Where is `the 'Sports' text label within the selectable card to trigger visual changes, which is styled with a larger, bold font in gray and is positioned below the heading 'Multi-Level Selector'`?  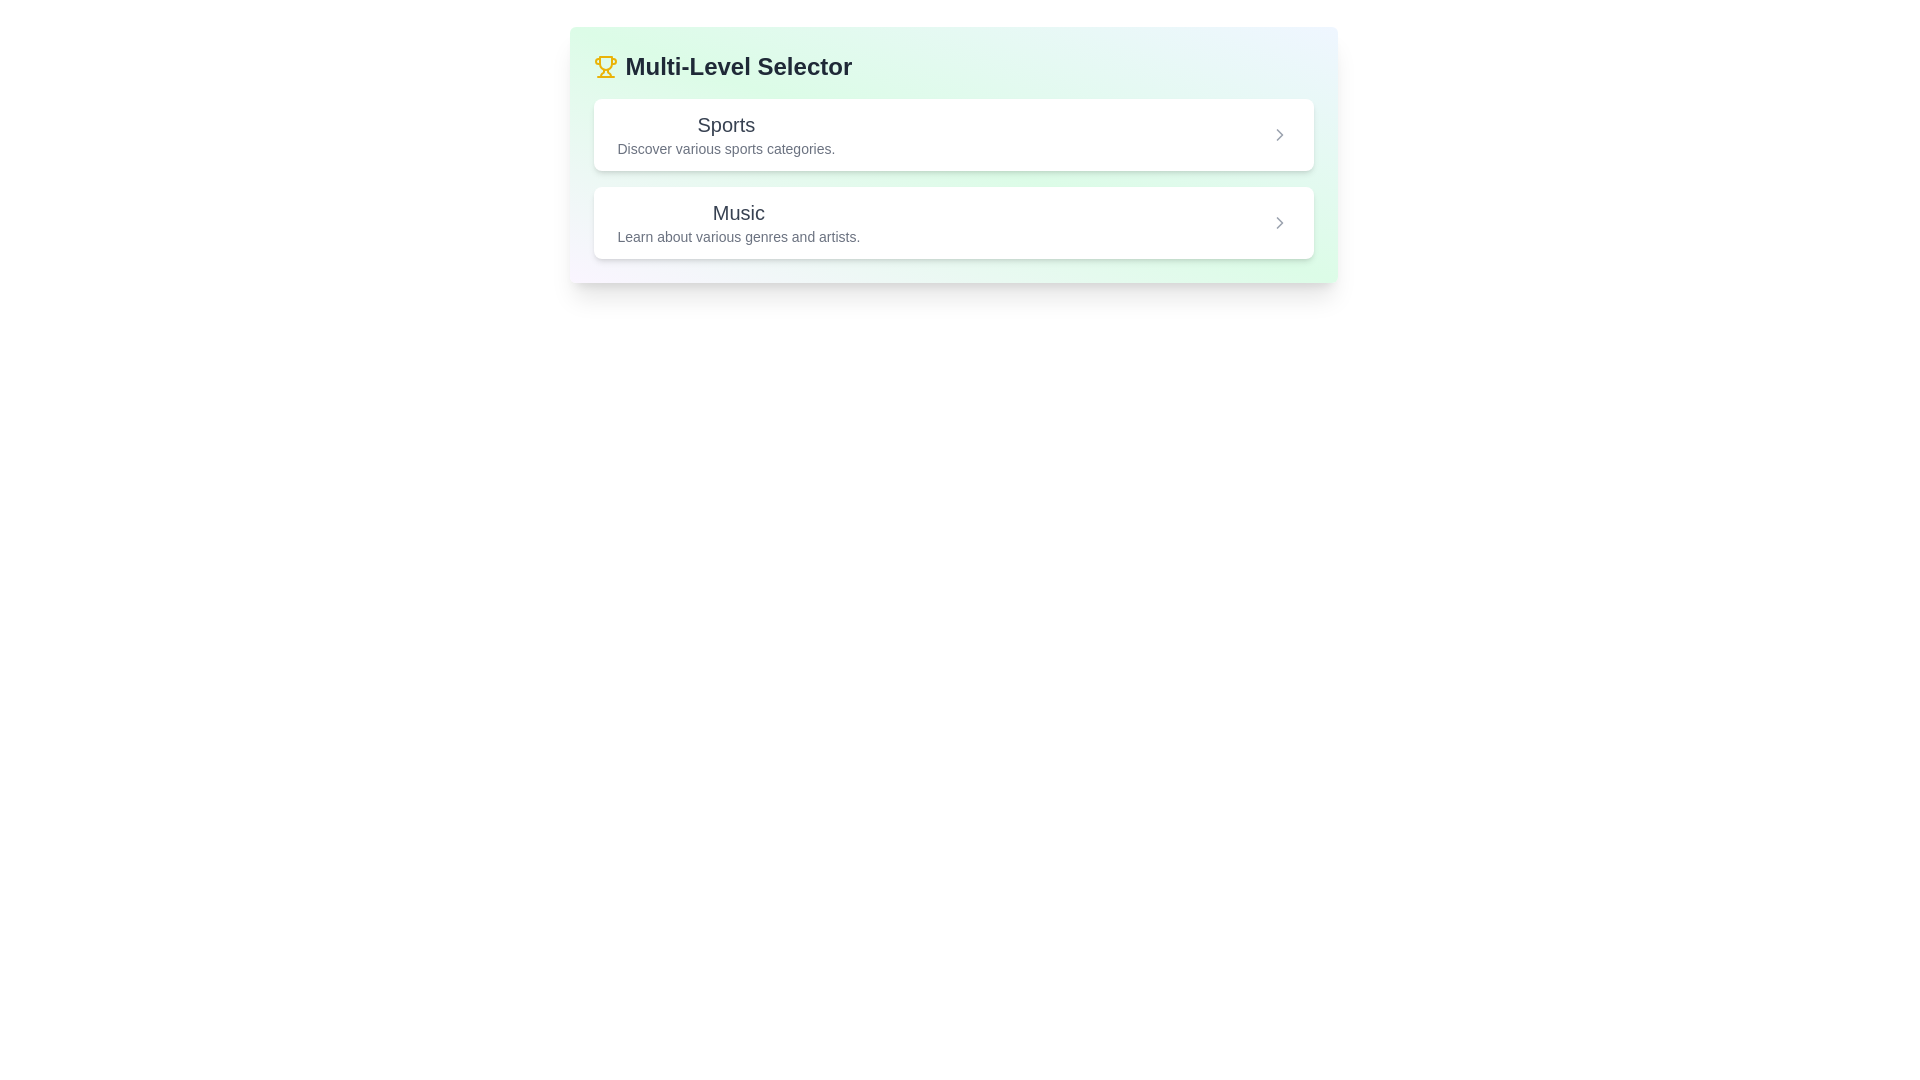 the 'Sports' text label within the selectable card to trigger visual changes, which is styled with a larger, bold font in gray and is positioned below the heading 'Multi-Level Selector' is located at coordinates (725, 135).